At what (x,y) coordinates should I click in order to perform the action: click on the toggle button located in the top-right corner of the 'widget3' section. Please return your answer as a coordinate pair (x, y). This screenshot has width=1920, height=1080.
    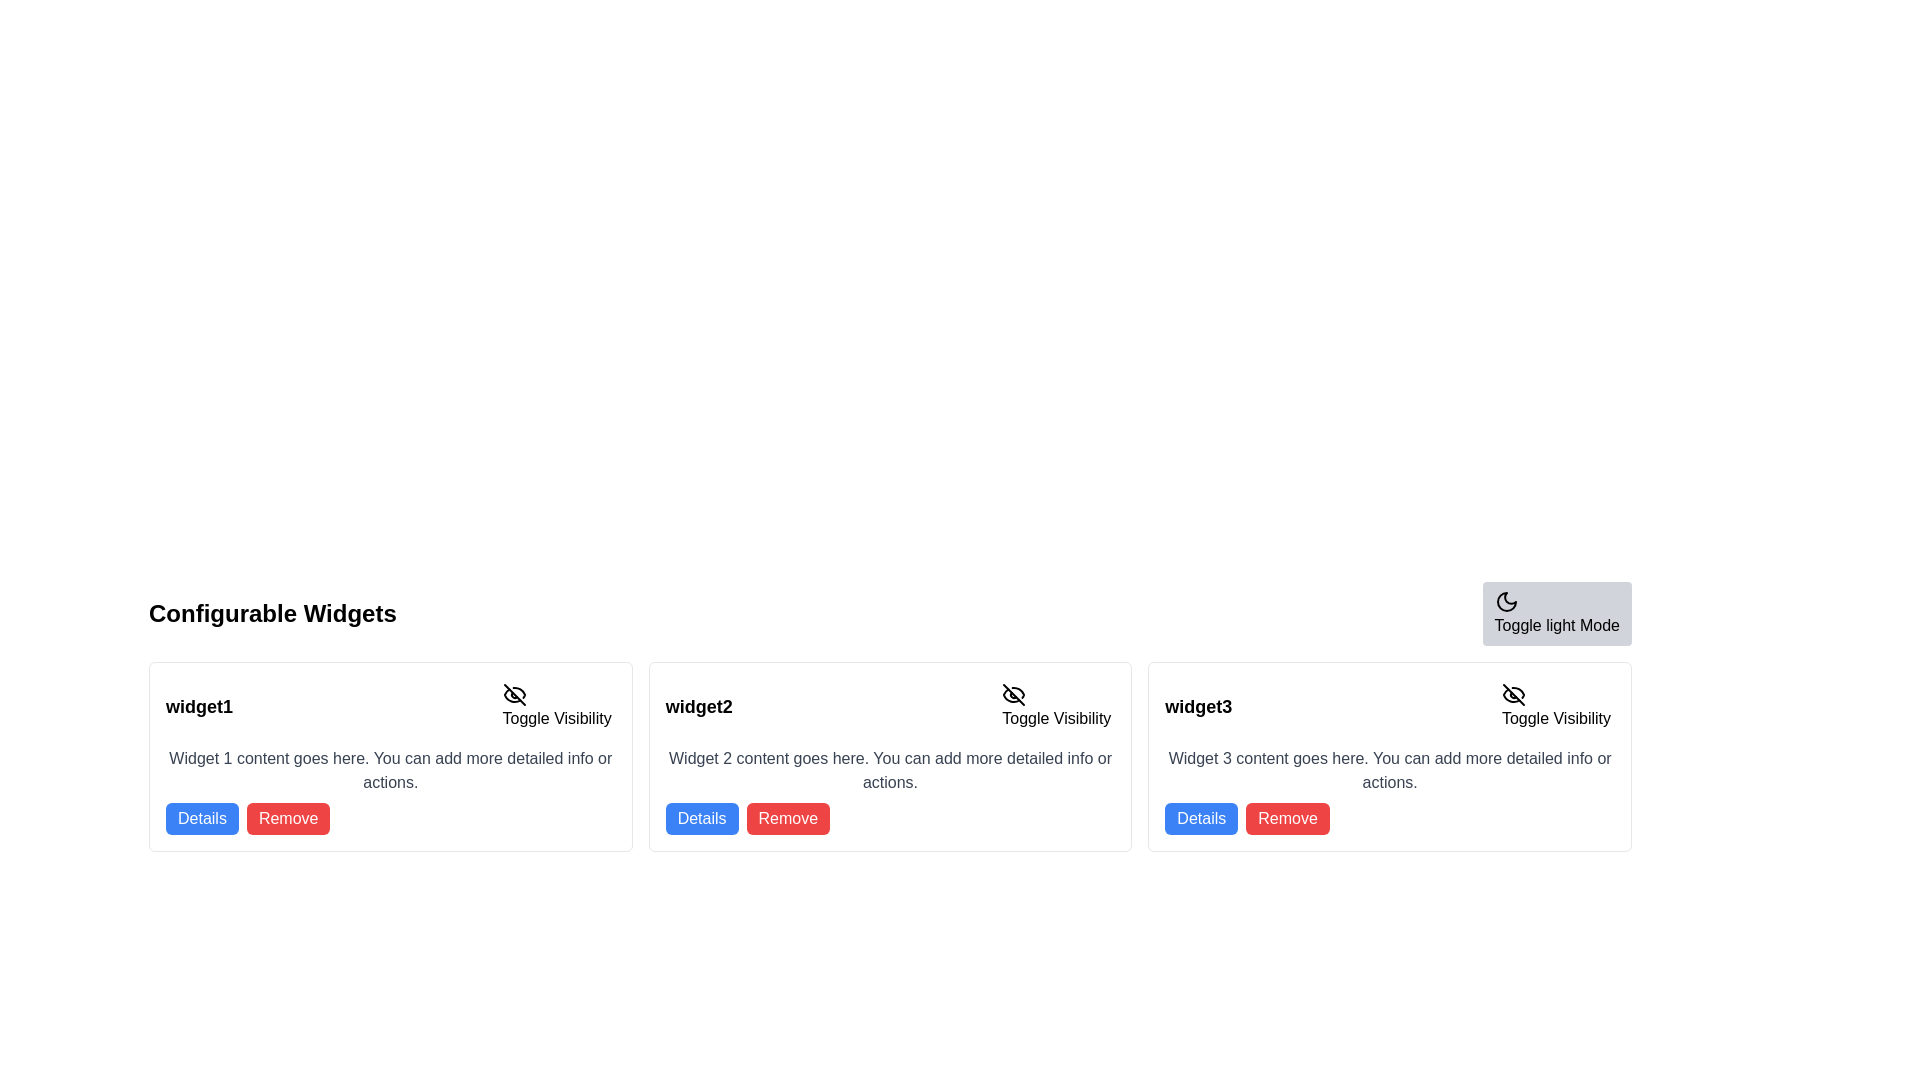
    Looking at the image, I should click on (1555, 705).